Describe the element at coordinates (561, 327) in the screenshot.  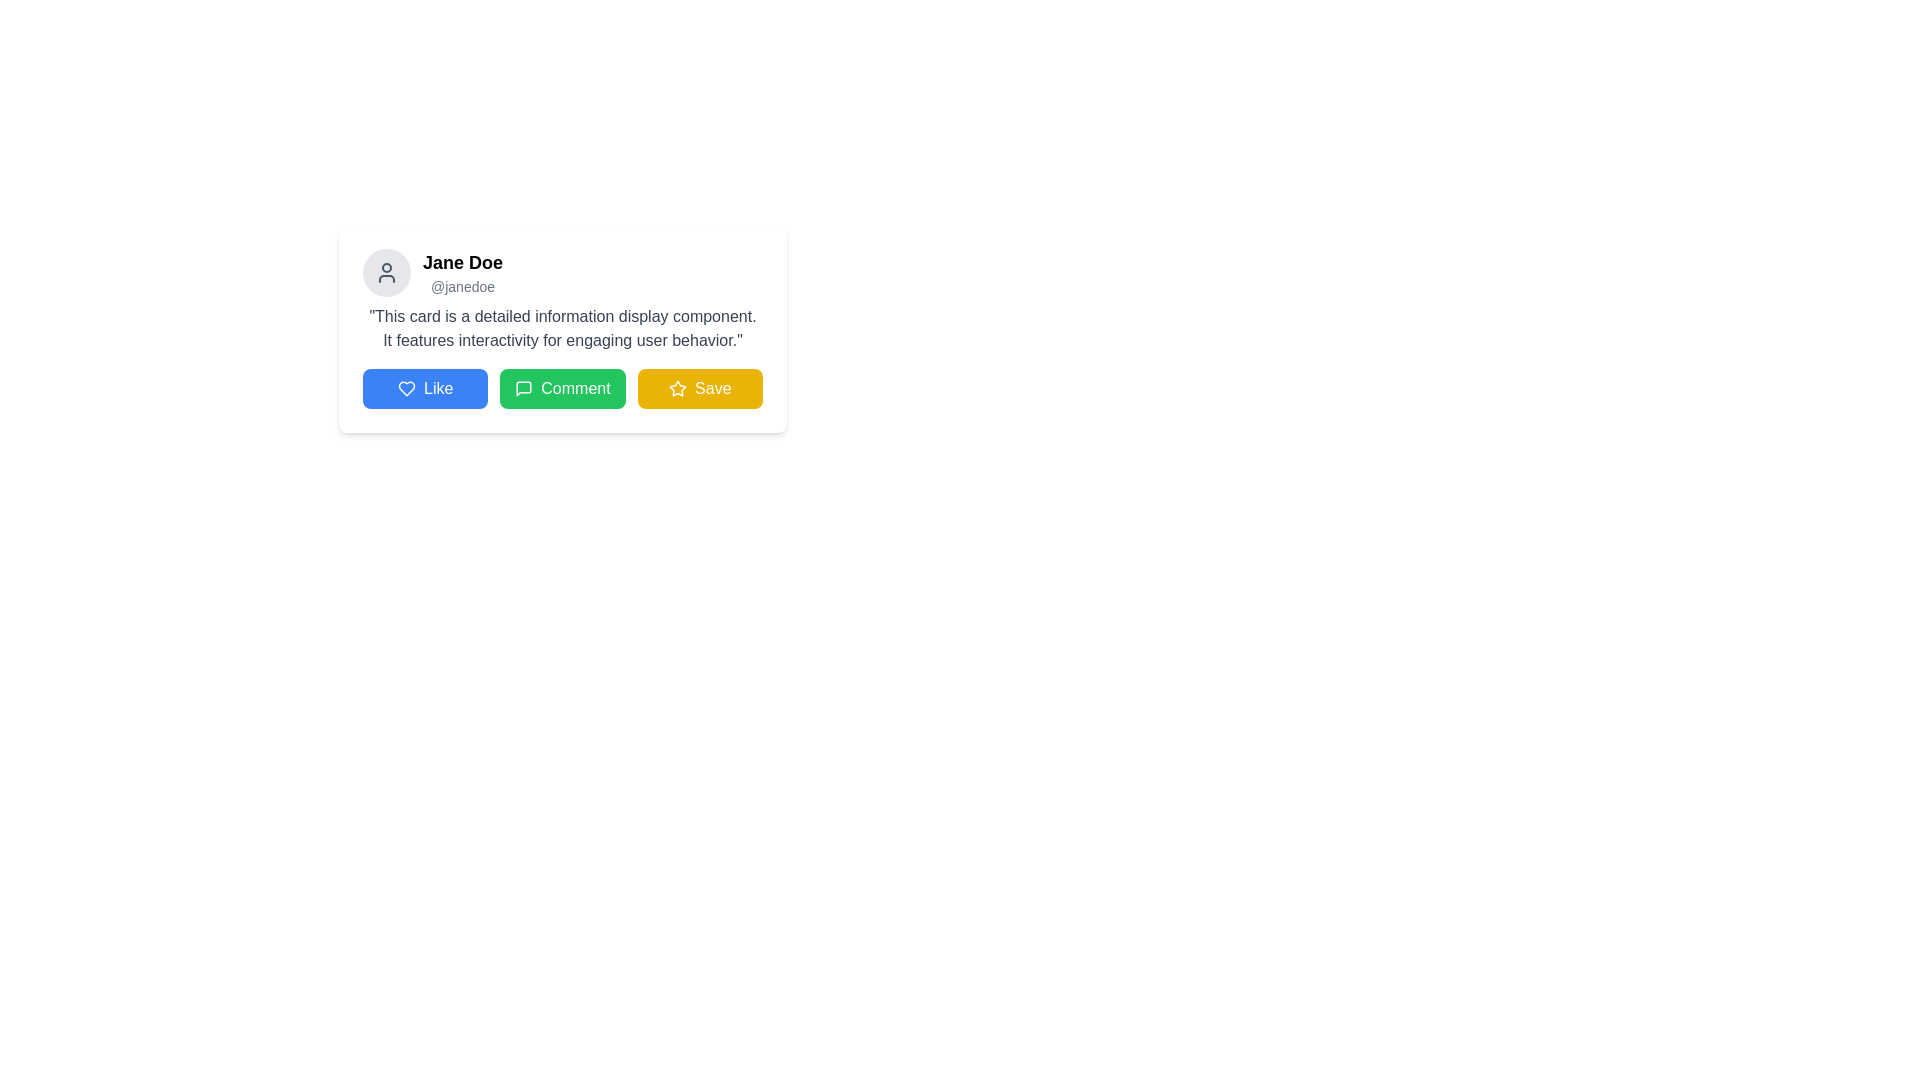
I see `descriptive text that states: 'This card is a detailed information display component. It features interactivity for engaging user behavior.' This text is plain styled in dark gray and located beneath the smaller text section '@janedoe'` at that location.